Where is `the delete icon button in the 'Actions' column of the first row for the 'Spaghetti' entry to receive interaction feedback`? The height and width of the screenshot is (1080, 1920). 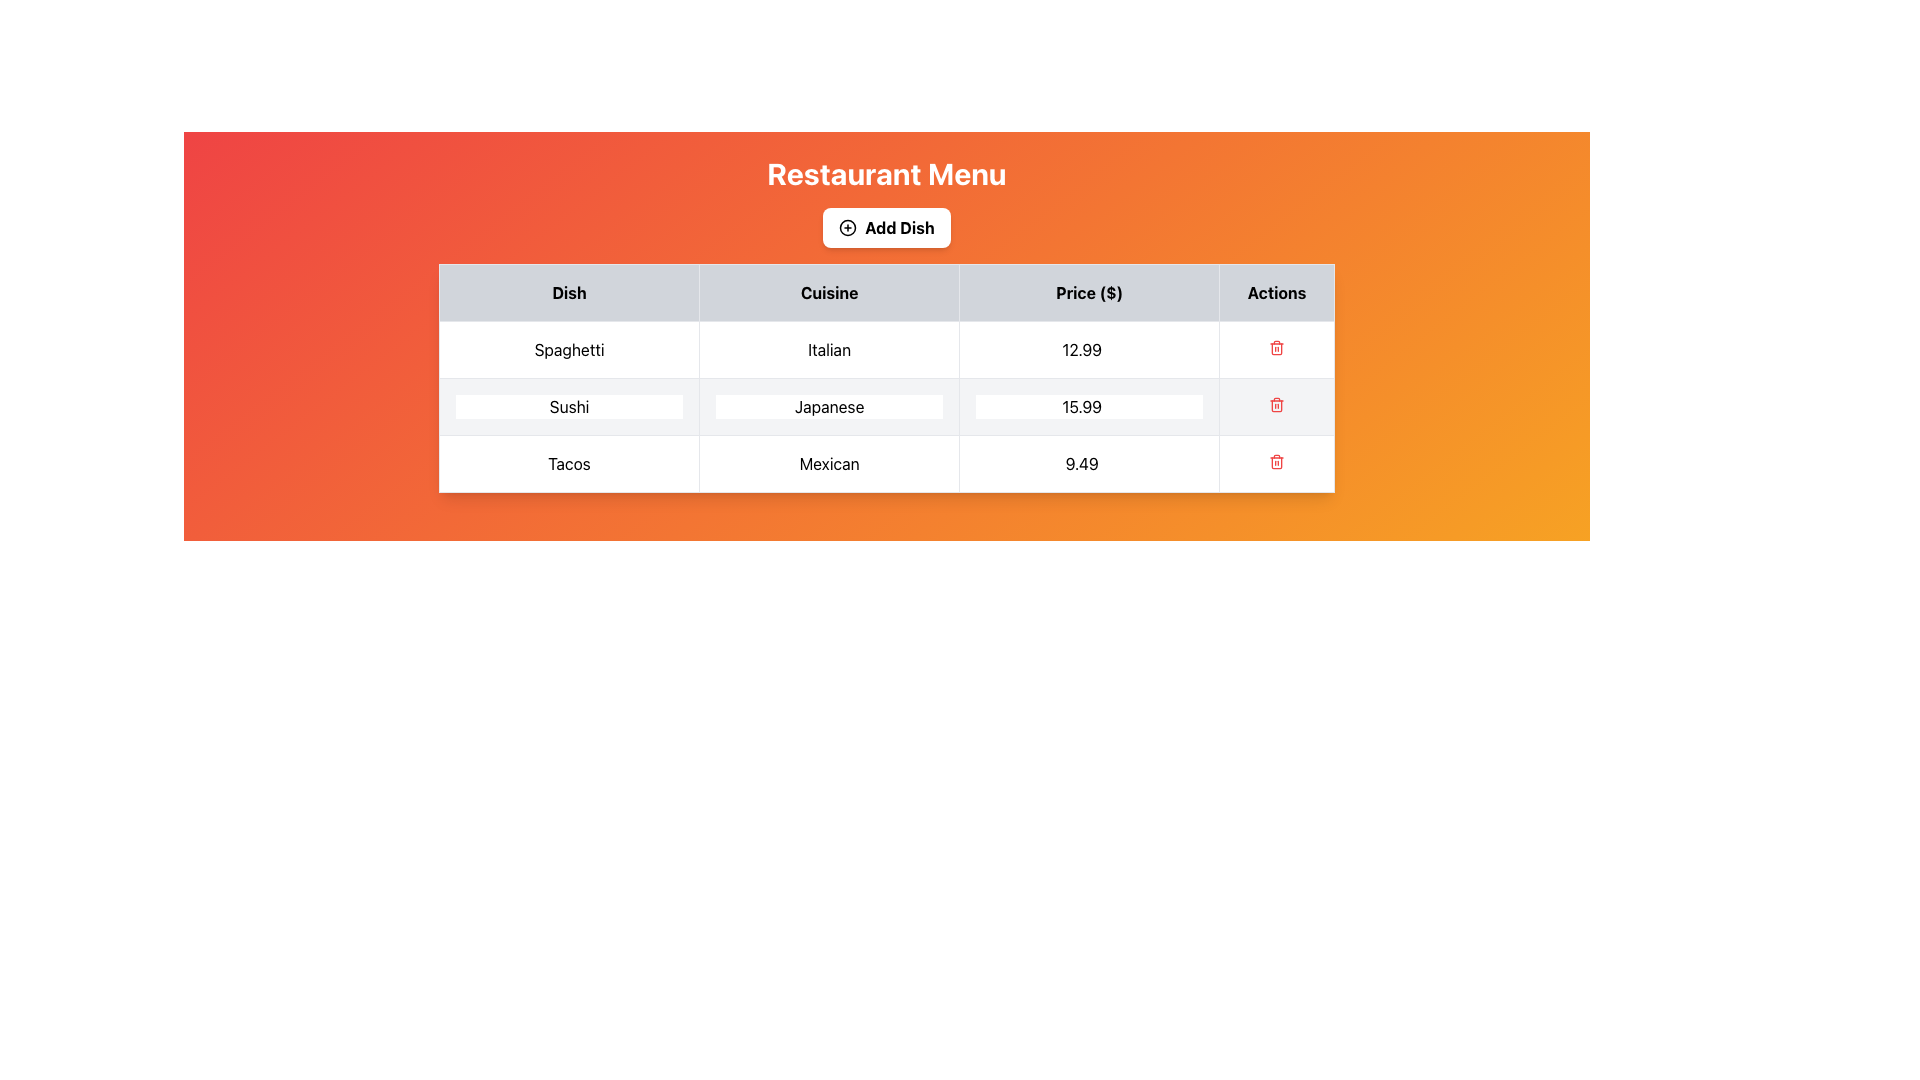 the delete icon button in the 'Actions' column of the first row for the 'Spaghetti' entry to receive interaction feedback is located at coordinates (1276, 349).